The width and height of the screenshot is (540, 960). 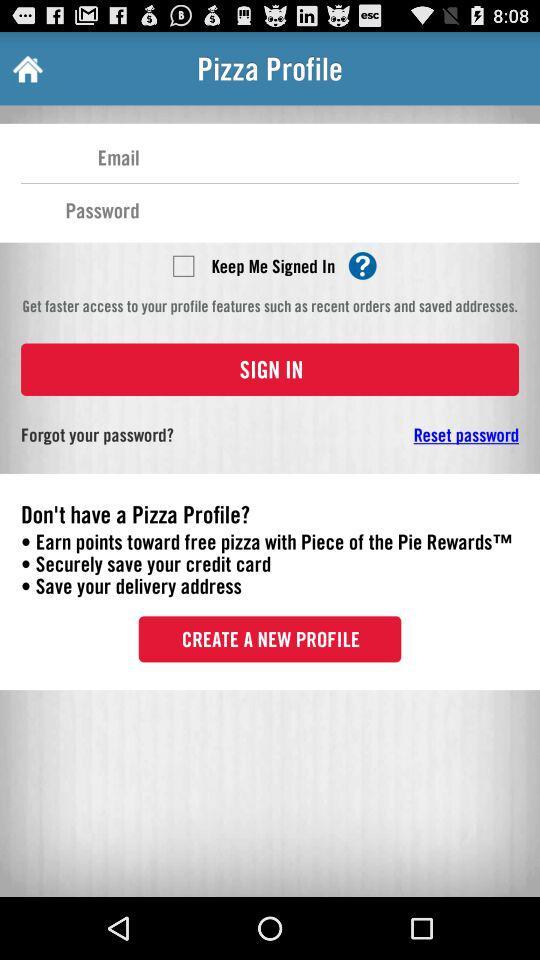 I want to click on option for keep me signed in, so click(x=183, y=264).